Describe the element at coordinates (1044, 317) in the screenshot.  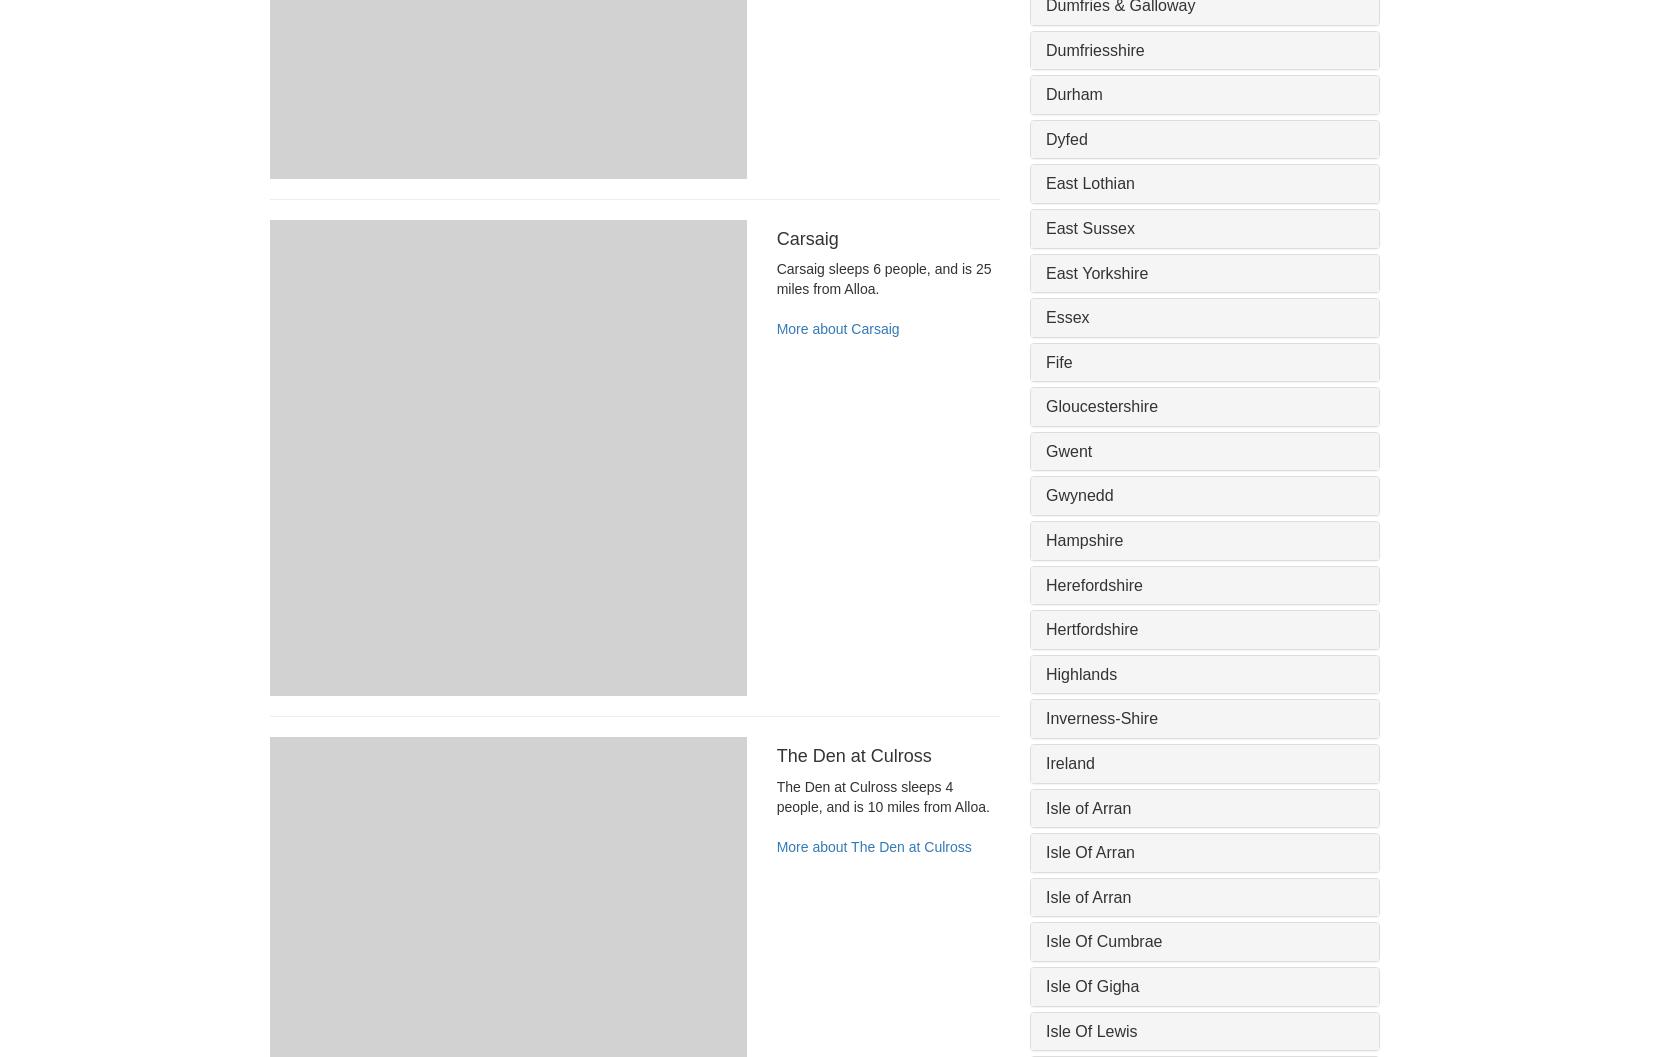
I see `'Essex'` at that location.